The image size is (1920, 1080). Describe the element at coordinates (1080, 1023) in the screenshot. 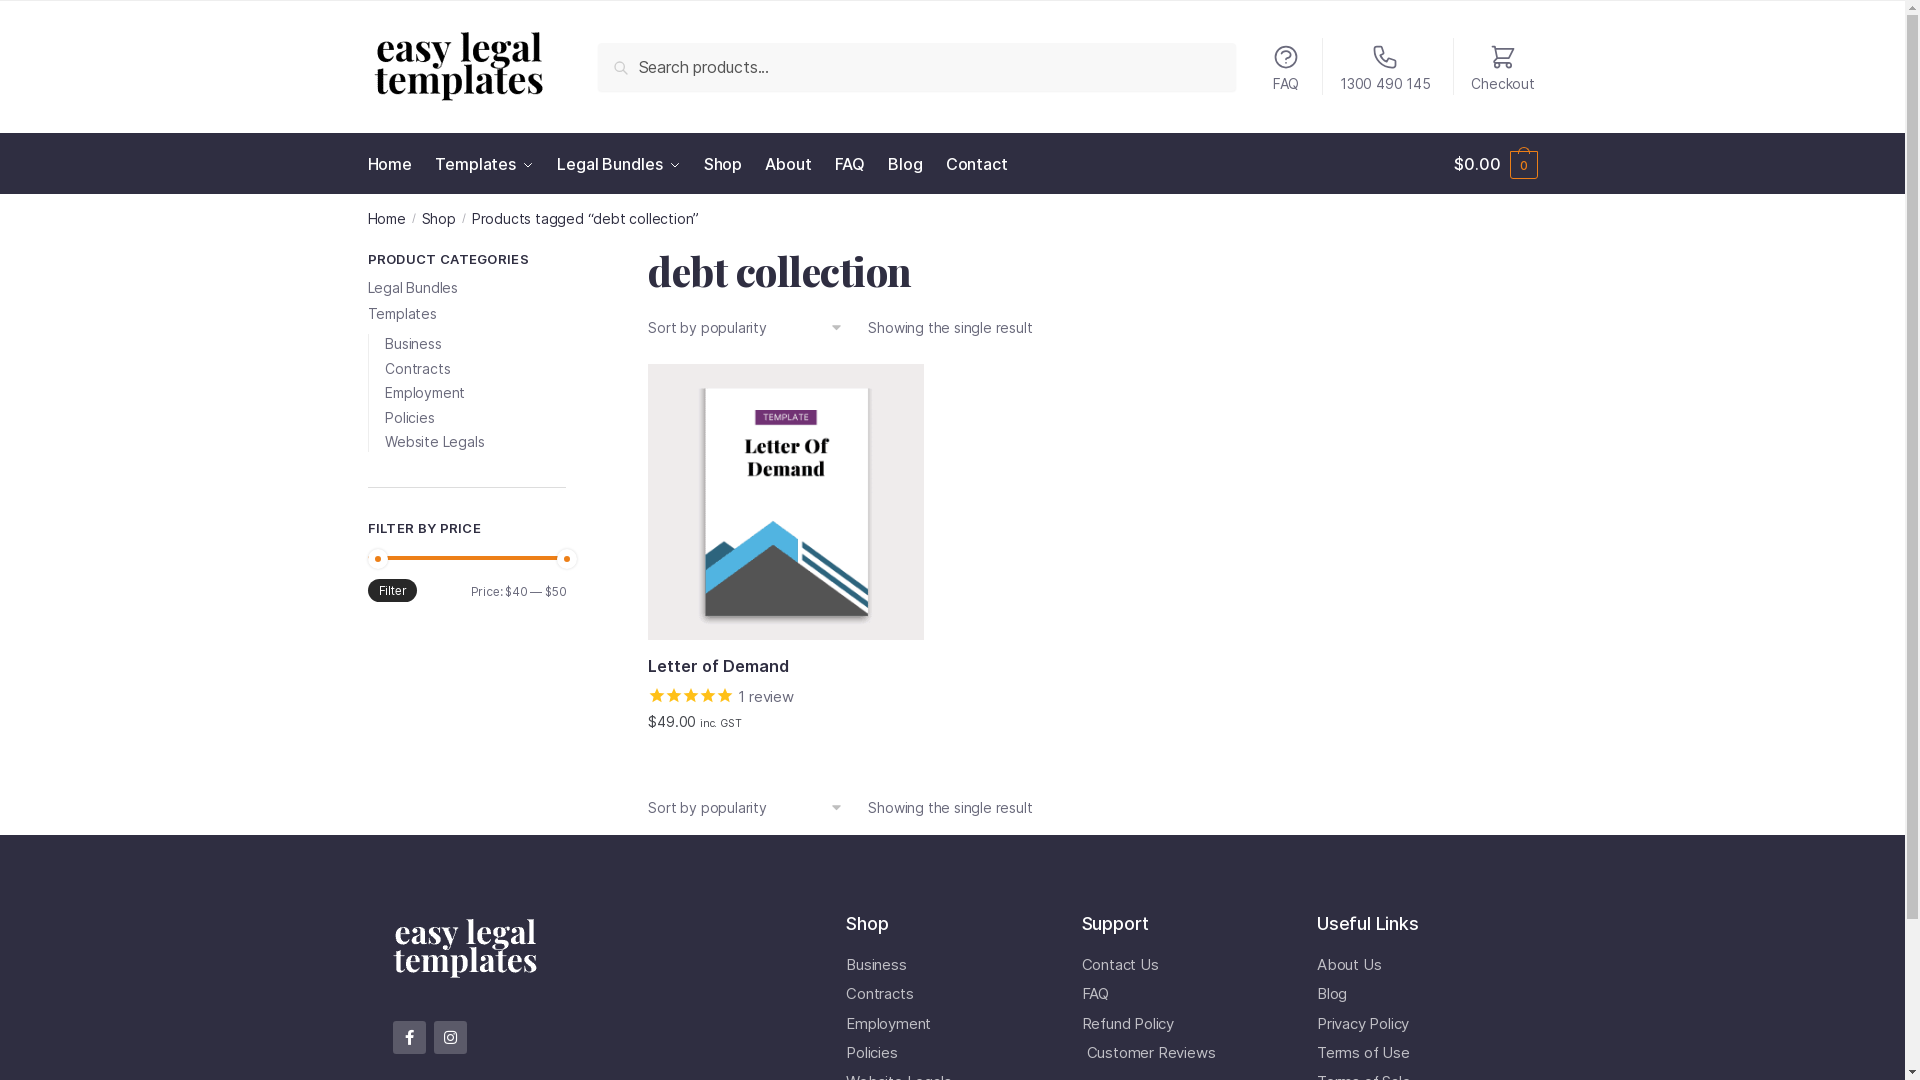

I see `'Refund Policy'` at that location.